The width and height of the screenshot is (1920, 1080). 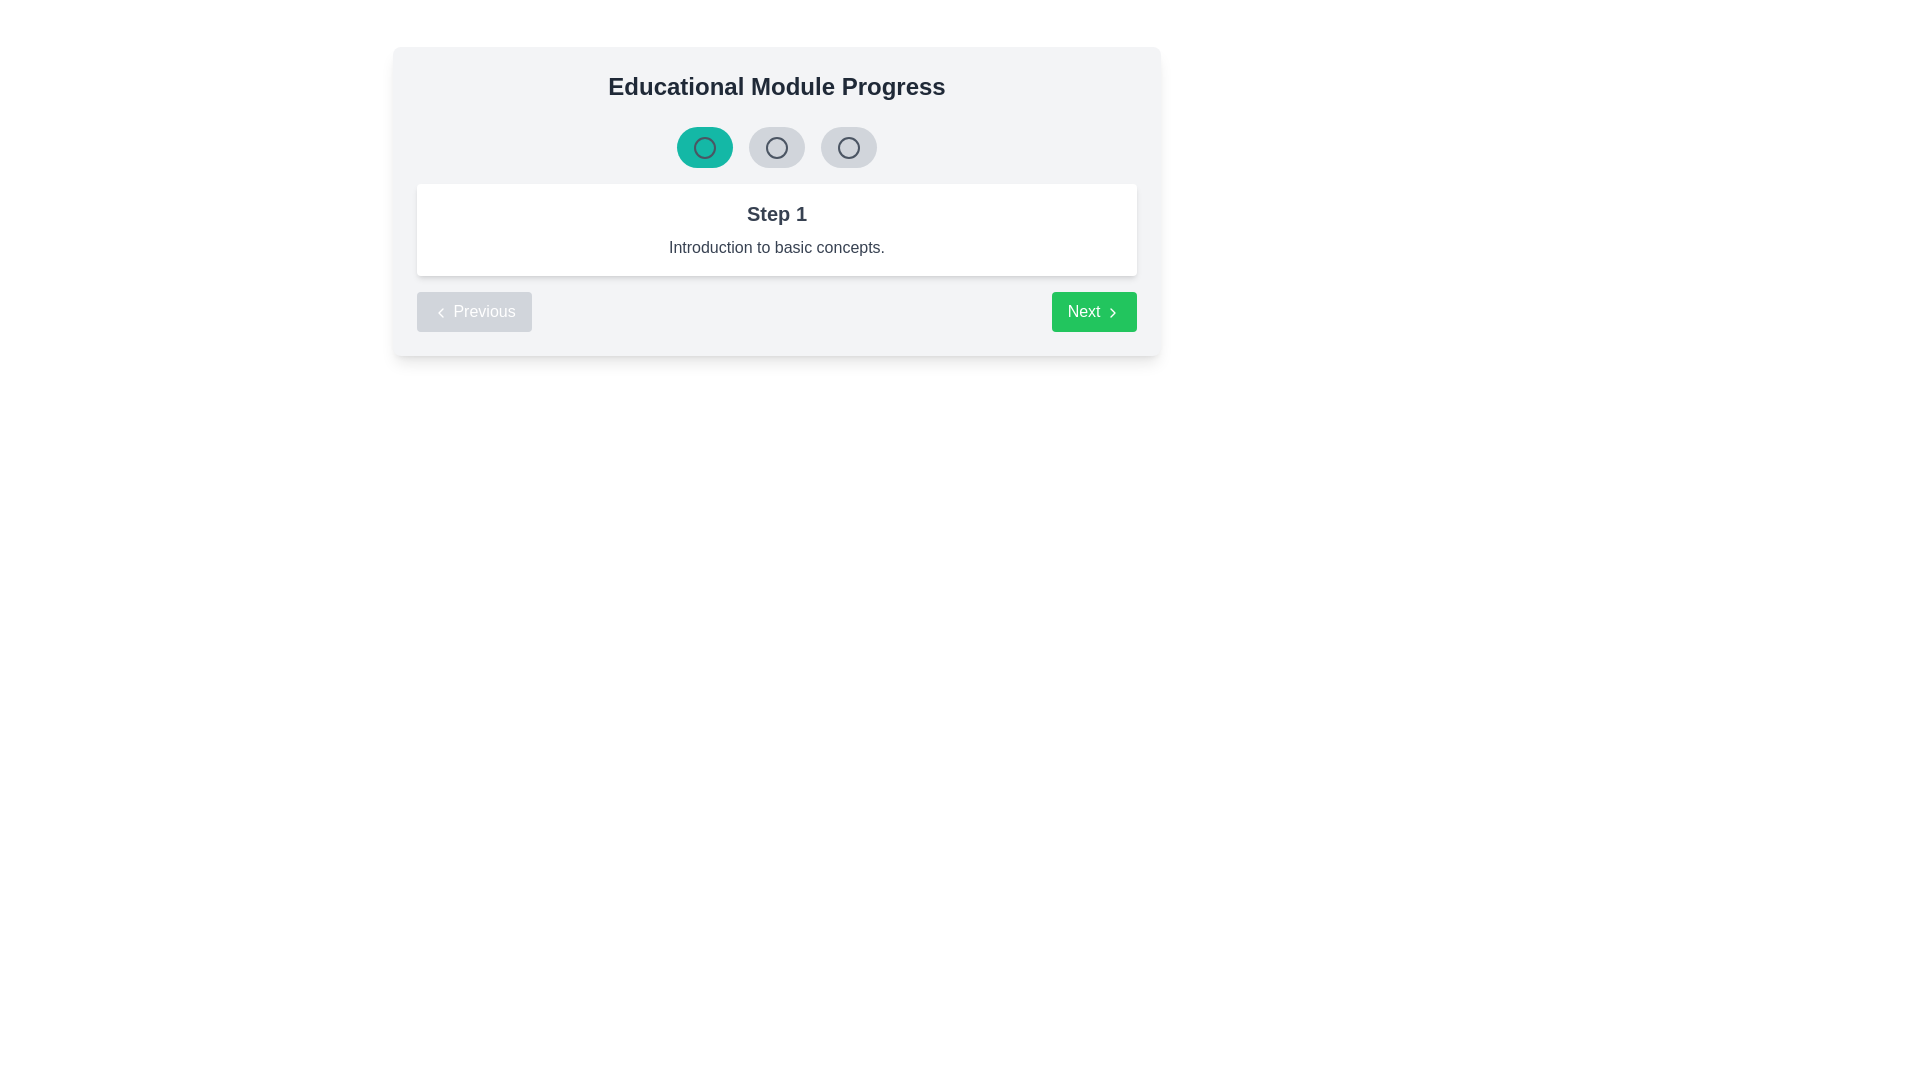 What do you see at coordinates (705, 145) in the screenshot?
I see `the visual state of the Progress tracker step indicator, which is a rounded rectangular component with a teal background and a circular icon, located near the top of the interface as the first item in a sequence of three progress indicators` at bounding box center [705, 145].